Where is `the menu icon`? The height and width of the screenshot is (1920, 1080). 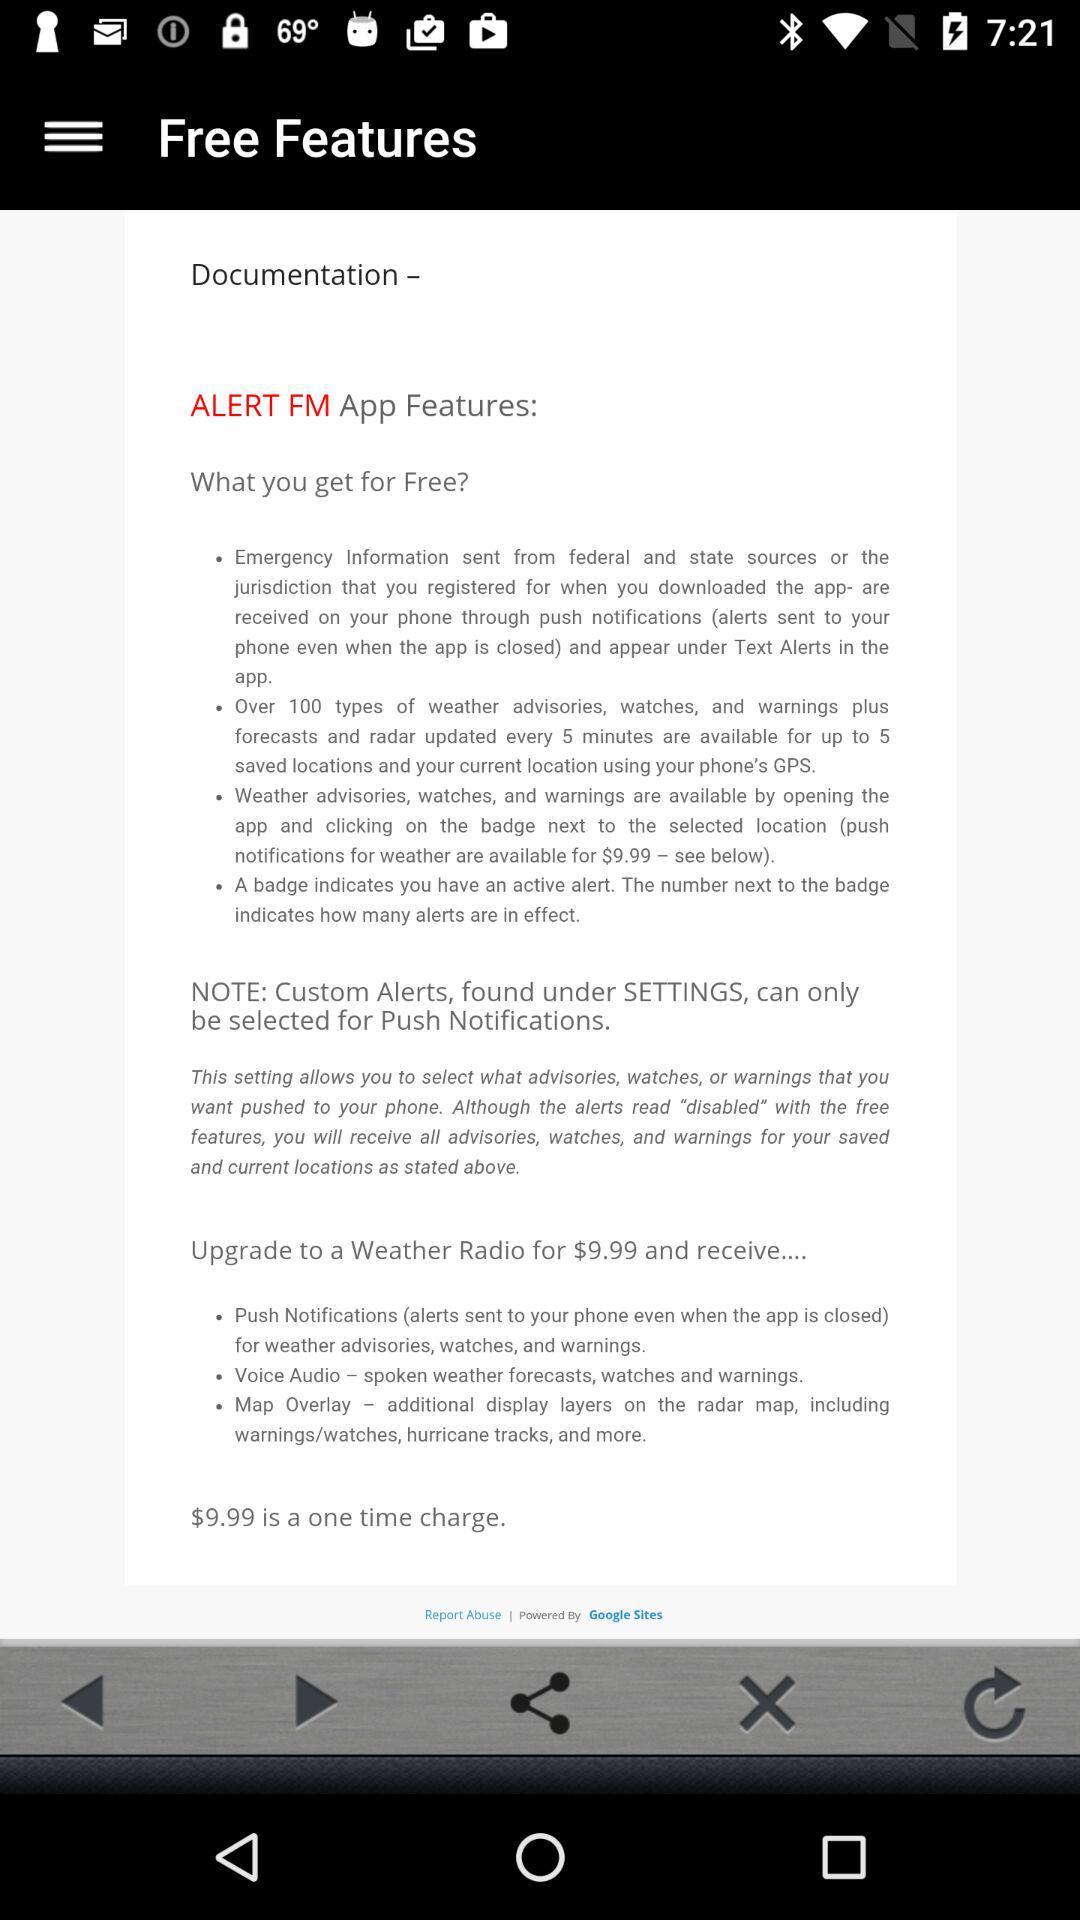 the menu icon is located at coordinates (72, 135).